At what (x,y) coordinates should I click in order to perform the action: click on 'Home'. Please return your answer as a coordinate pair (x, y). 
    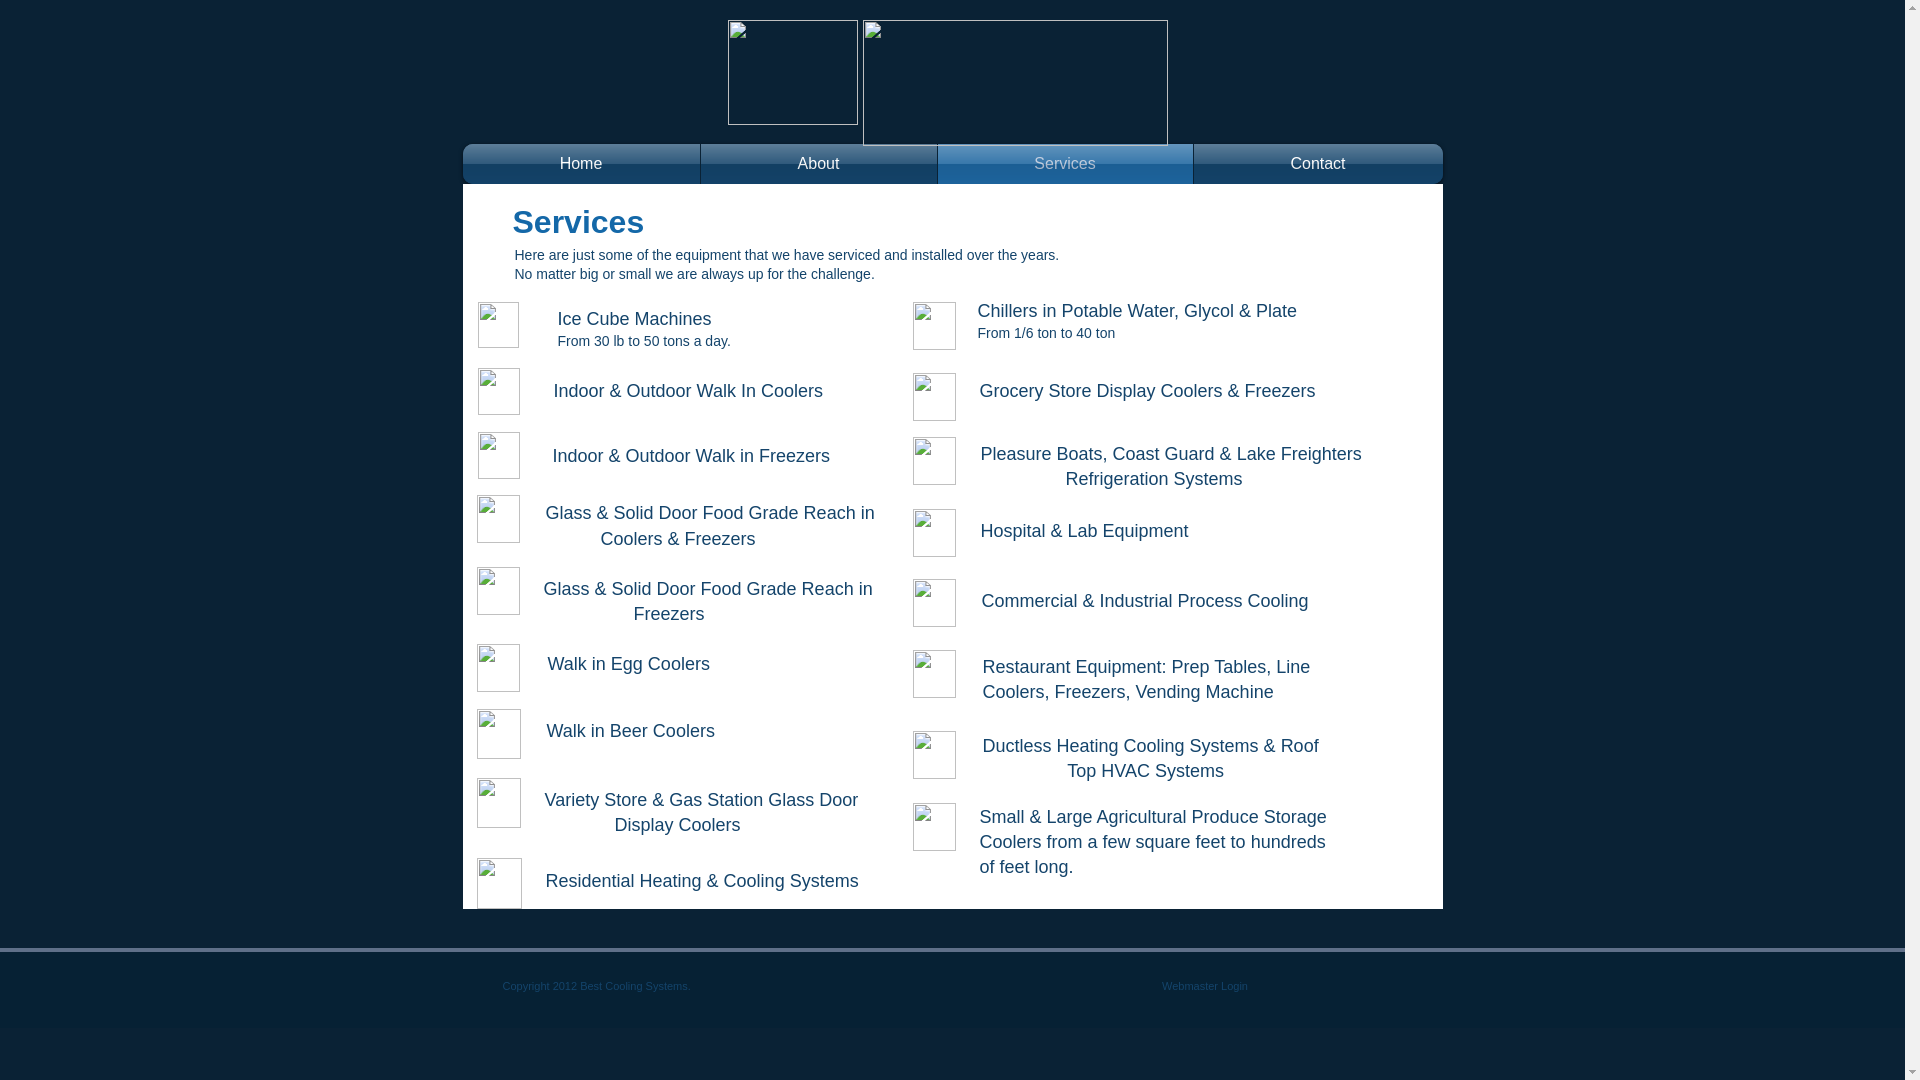
    Looking at the image, I should click on (579, 163).